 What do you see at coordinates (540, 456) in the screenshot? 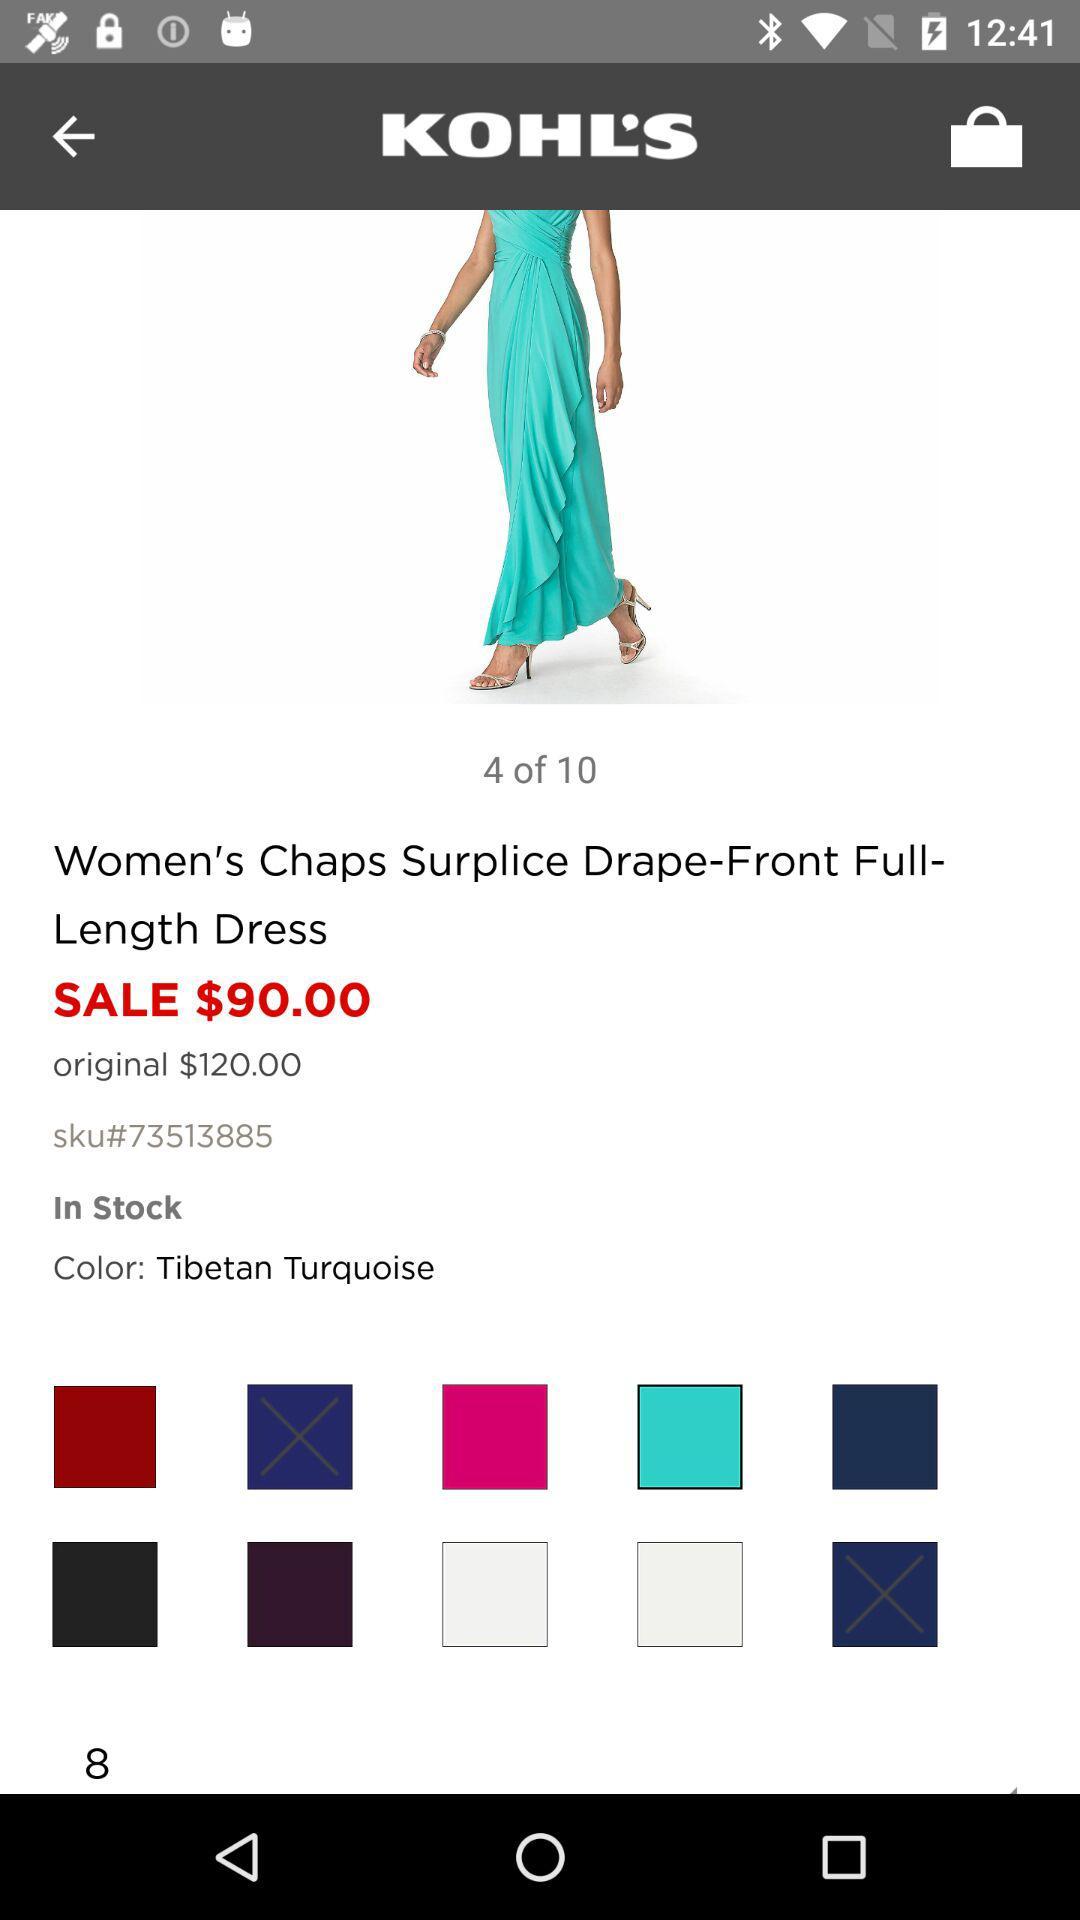
I see `open image` at bounding box center [540, 456].